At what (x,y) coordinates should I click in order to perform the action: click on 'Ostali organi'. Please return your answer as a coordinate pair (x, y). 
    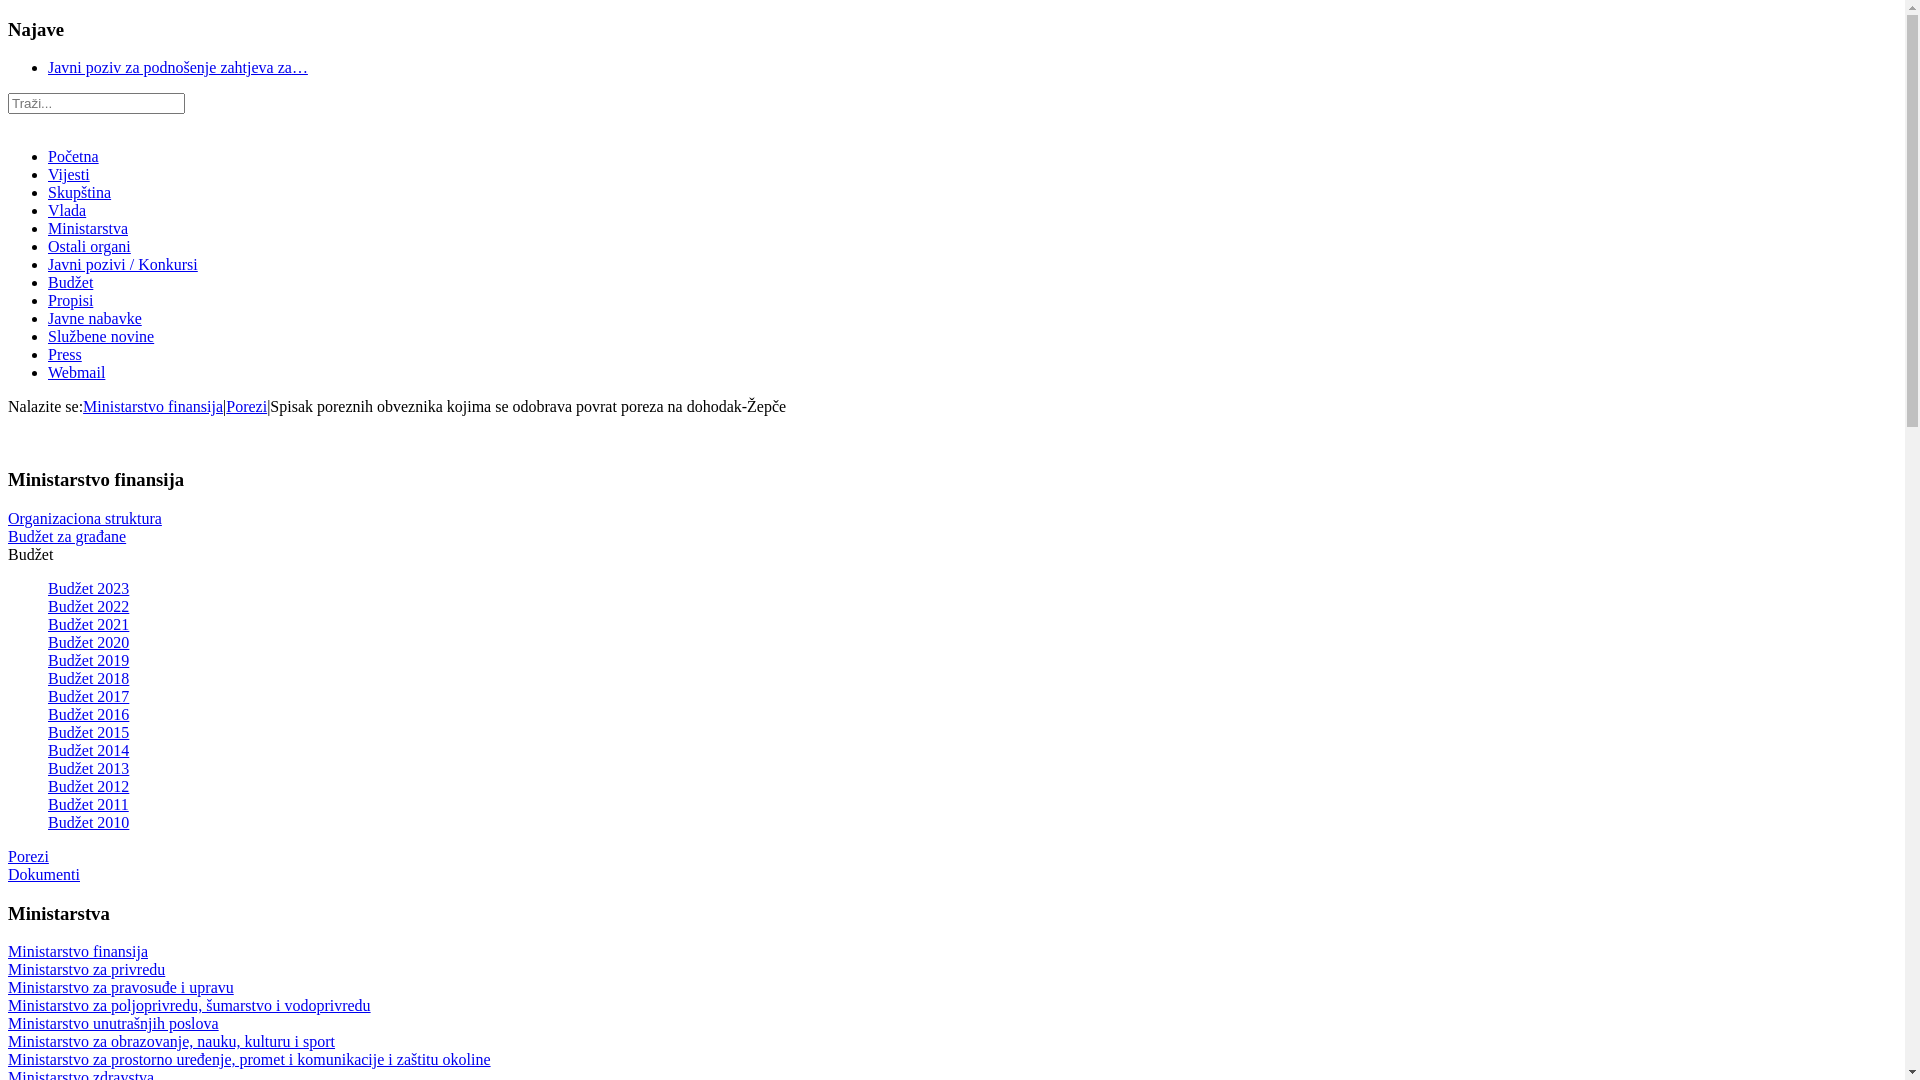
    Looking at the image, I should click on (88, 245).